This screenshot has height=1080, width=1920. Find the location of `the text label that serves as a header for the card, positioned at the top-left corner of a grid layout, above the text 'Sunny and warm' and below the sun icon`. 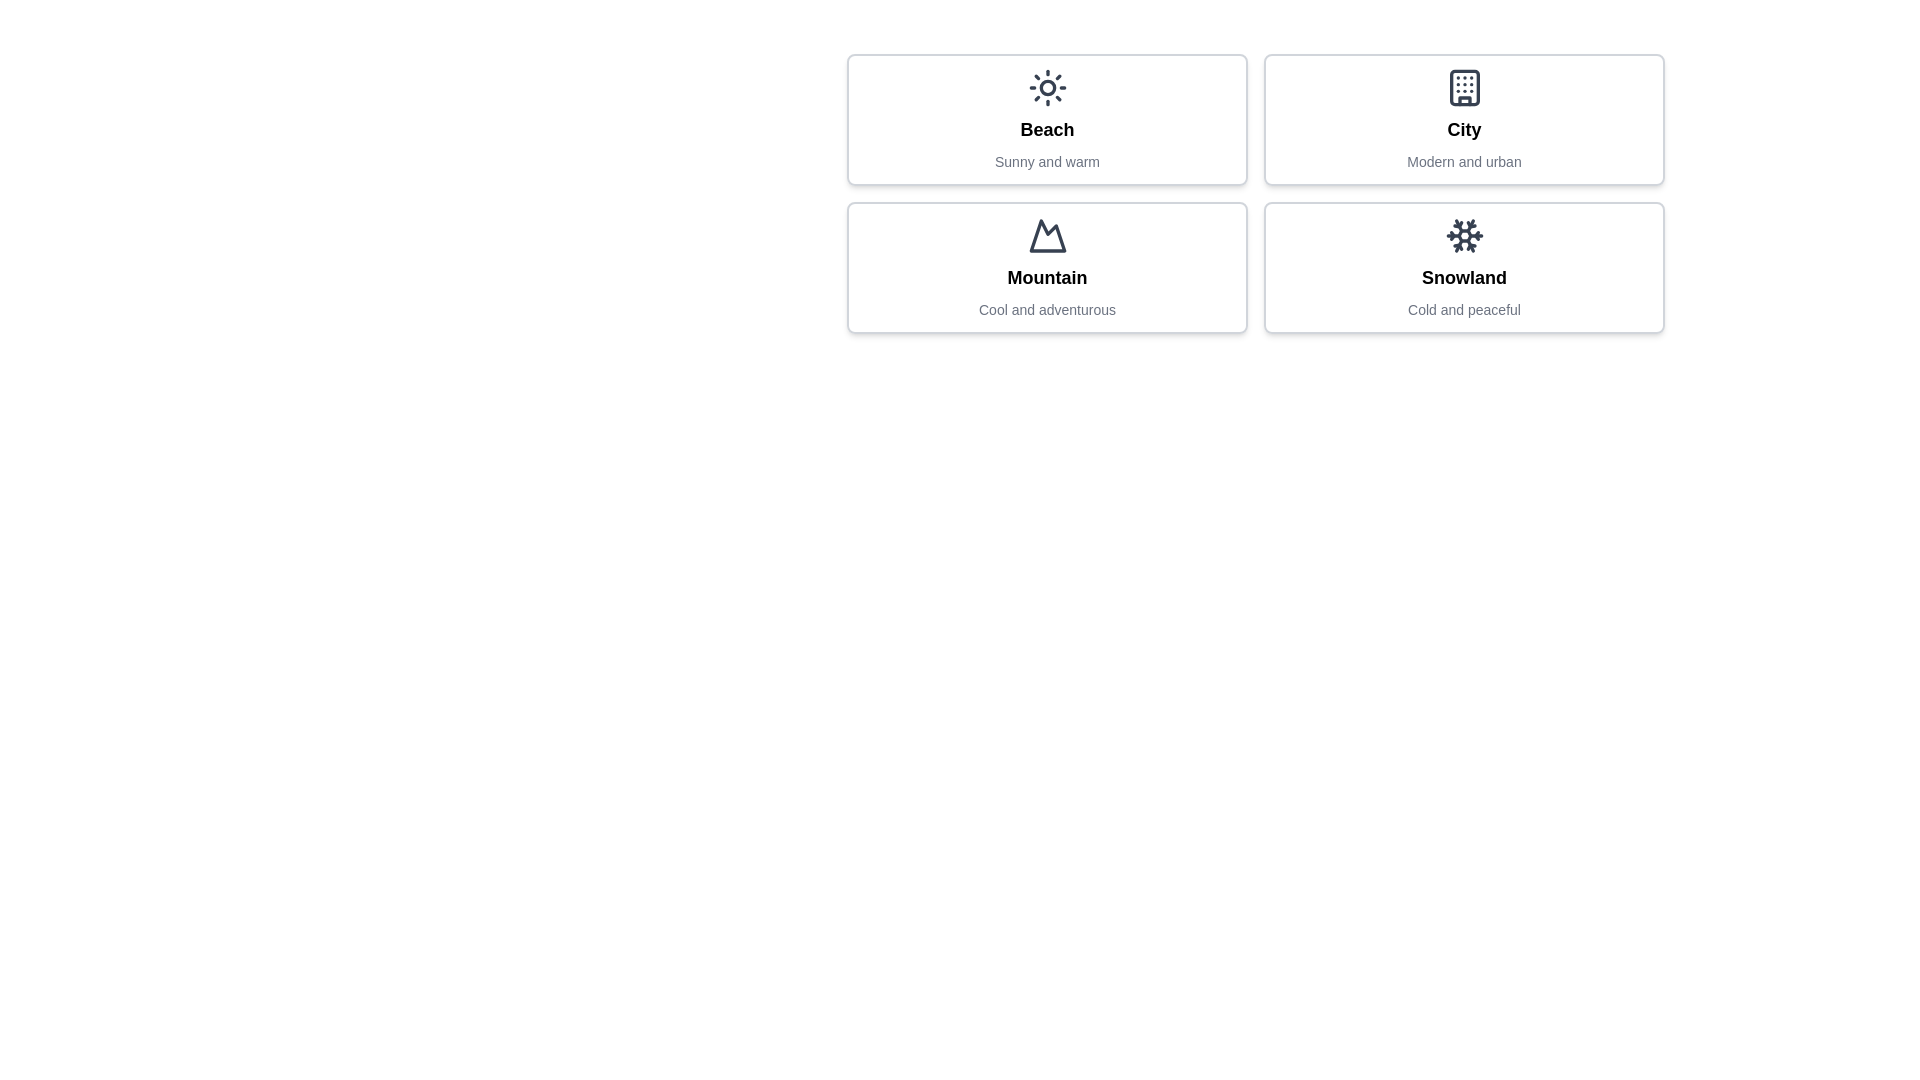

the text label that serves as a header for the card, positioned at the top-left corner of a grid layout, above the text 'Sunny and warm' and below the sun icon is located at coordinates (1046, 130).